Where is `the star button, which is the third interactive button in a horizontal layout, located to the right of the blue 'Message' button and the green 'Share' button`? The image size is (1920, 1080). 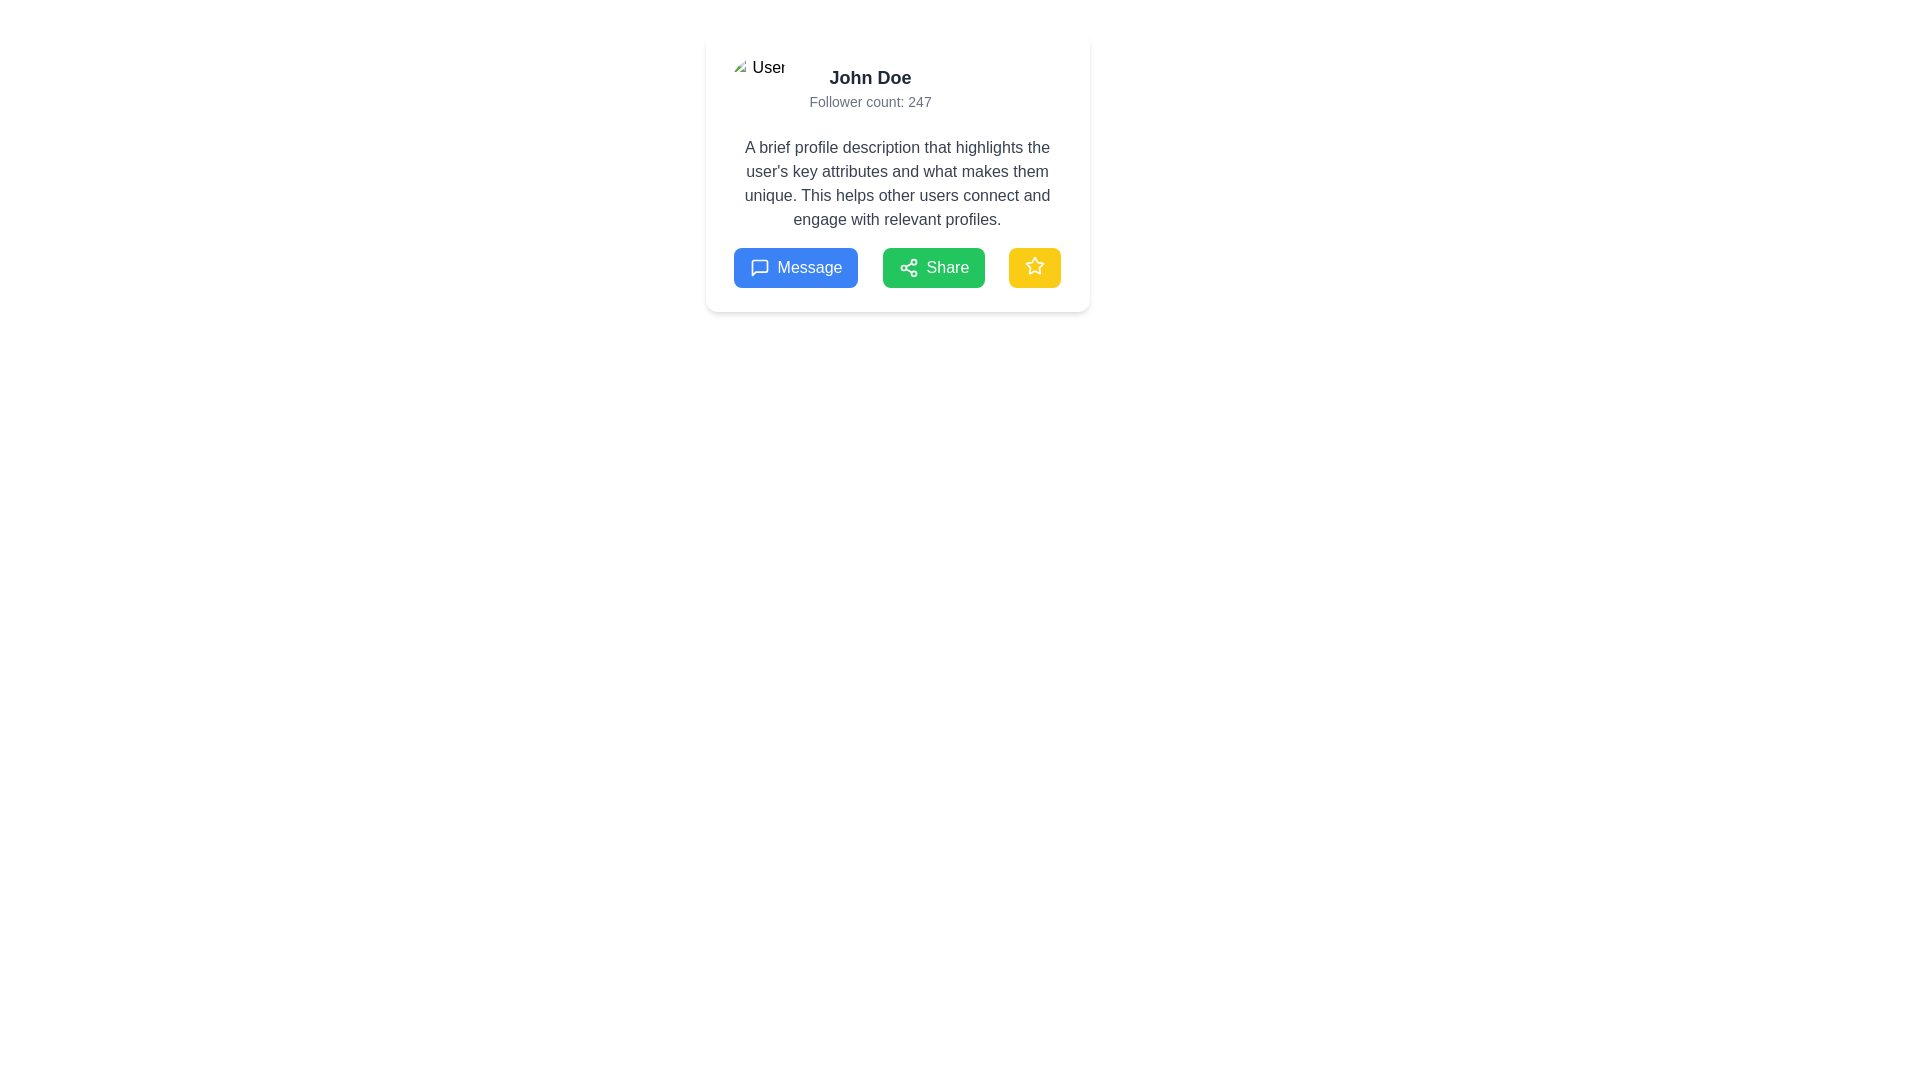
the star button, which is the third interactive button in a horizontal layout, located to the right of the blue 'Message' button and the green 'Share' button is located at coordinates (1035, 266).